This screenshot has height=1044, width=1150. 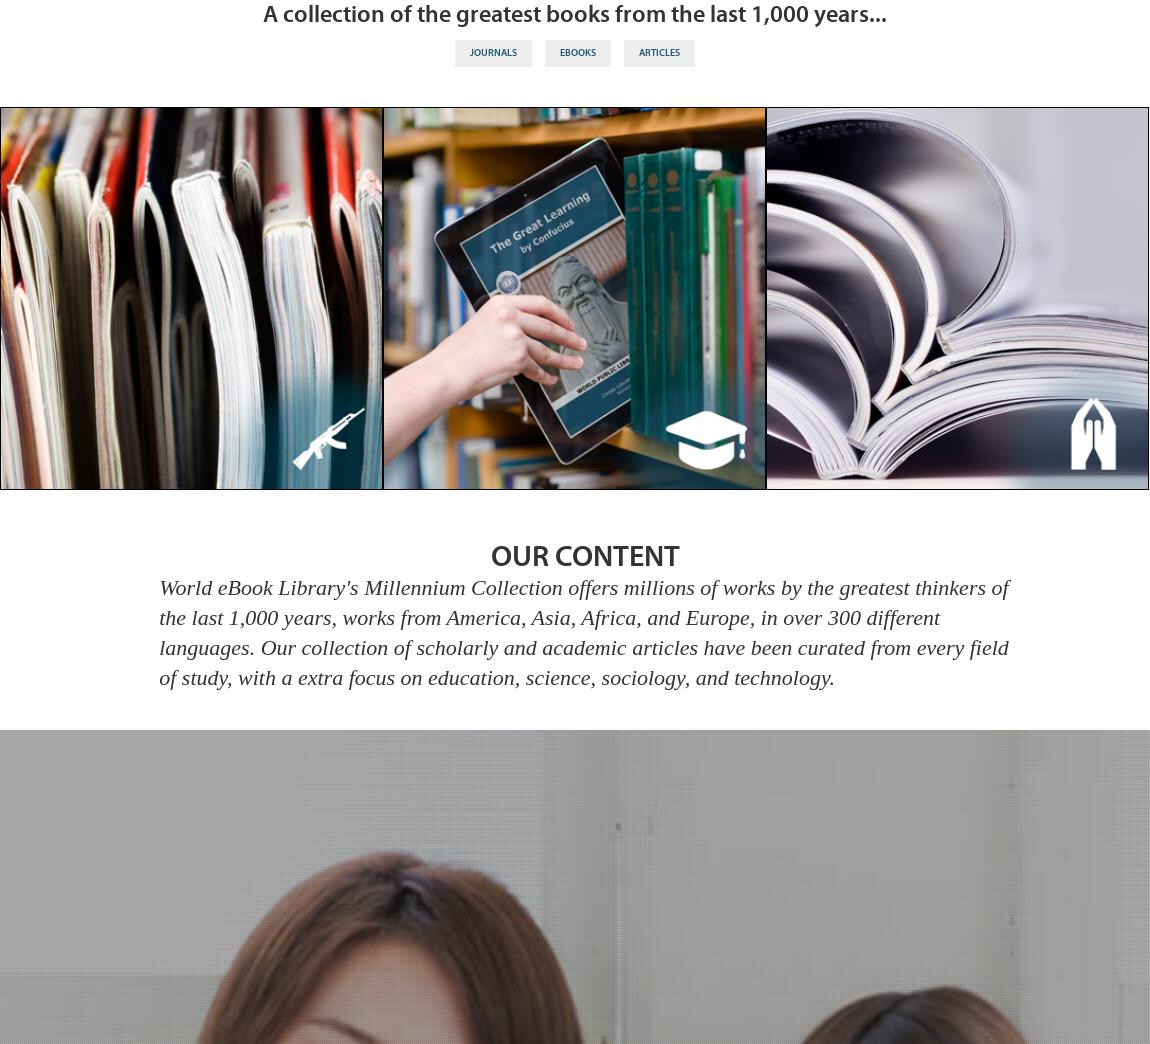 I want to click on 'of the last 1,000 years, works from America, Asia, Africa, and Europe, in over', so click(x=582, y=601).